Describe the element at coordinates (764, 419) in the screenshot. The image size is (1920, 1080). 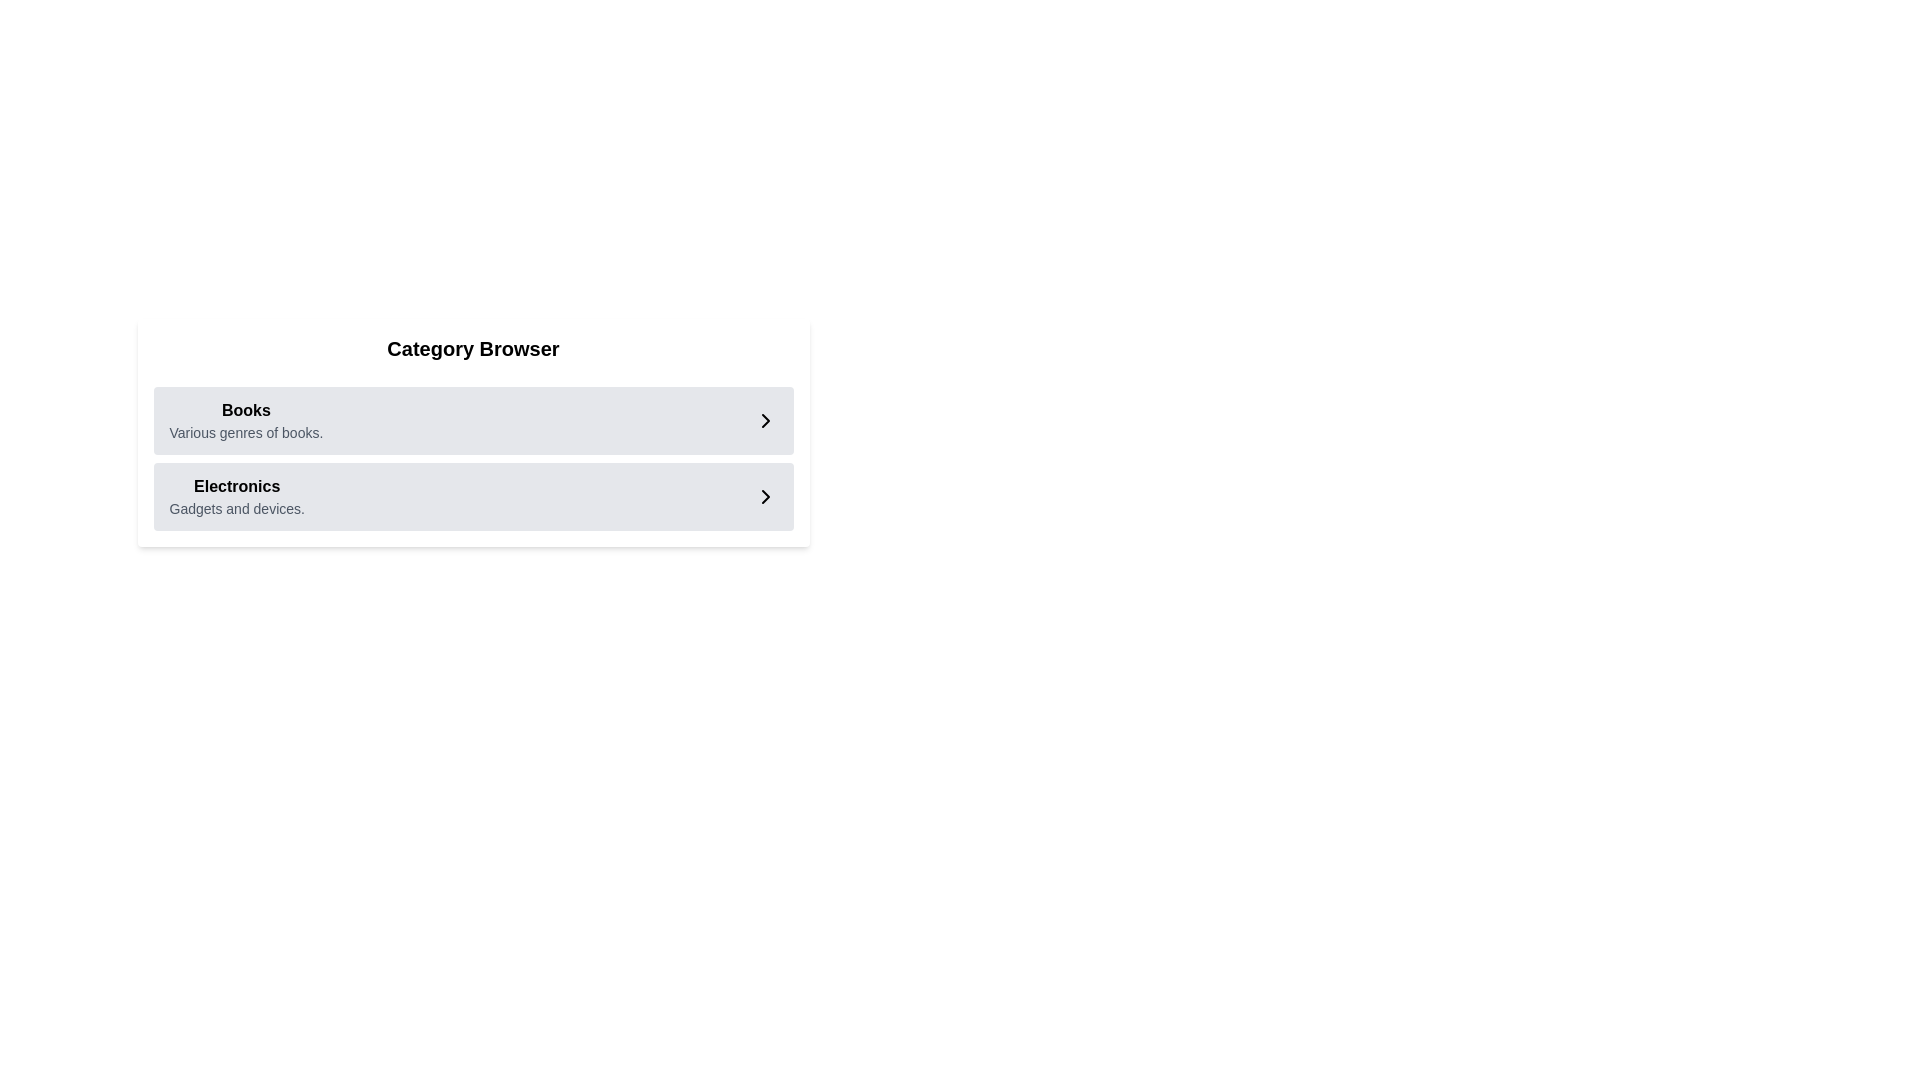
I see `the chevron icon located on the rightmost side of the 'Books' list item row` at that location.